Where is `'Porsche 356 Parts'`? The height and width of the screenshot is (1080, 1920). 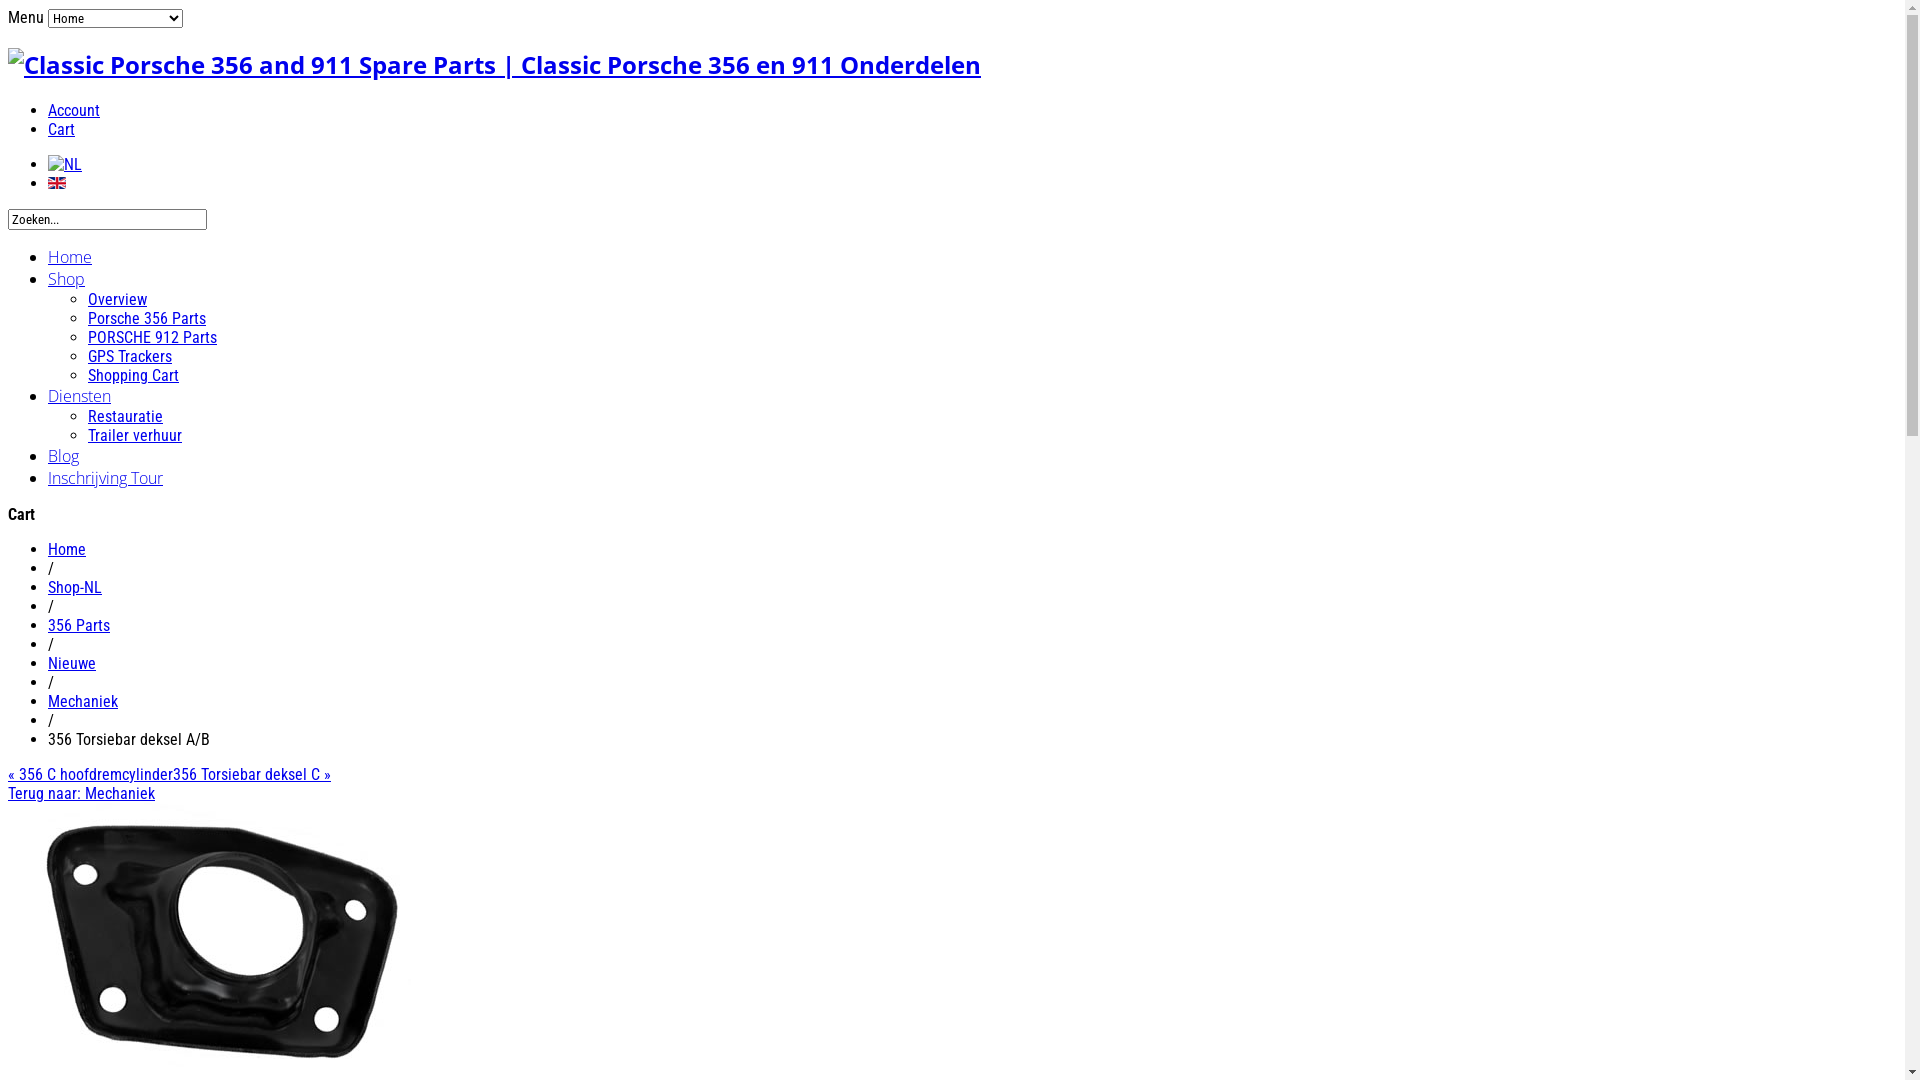
'Porsche 356 Parts' is located at coordinates (146, 317).